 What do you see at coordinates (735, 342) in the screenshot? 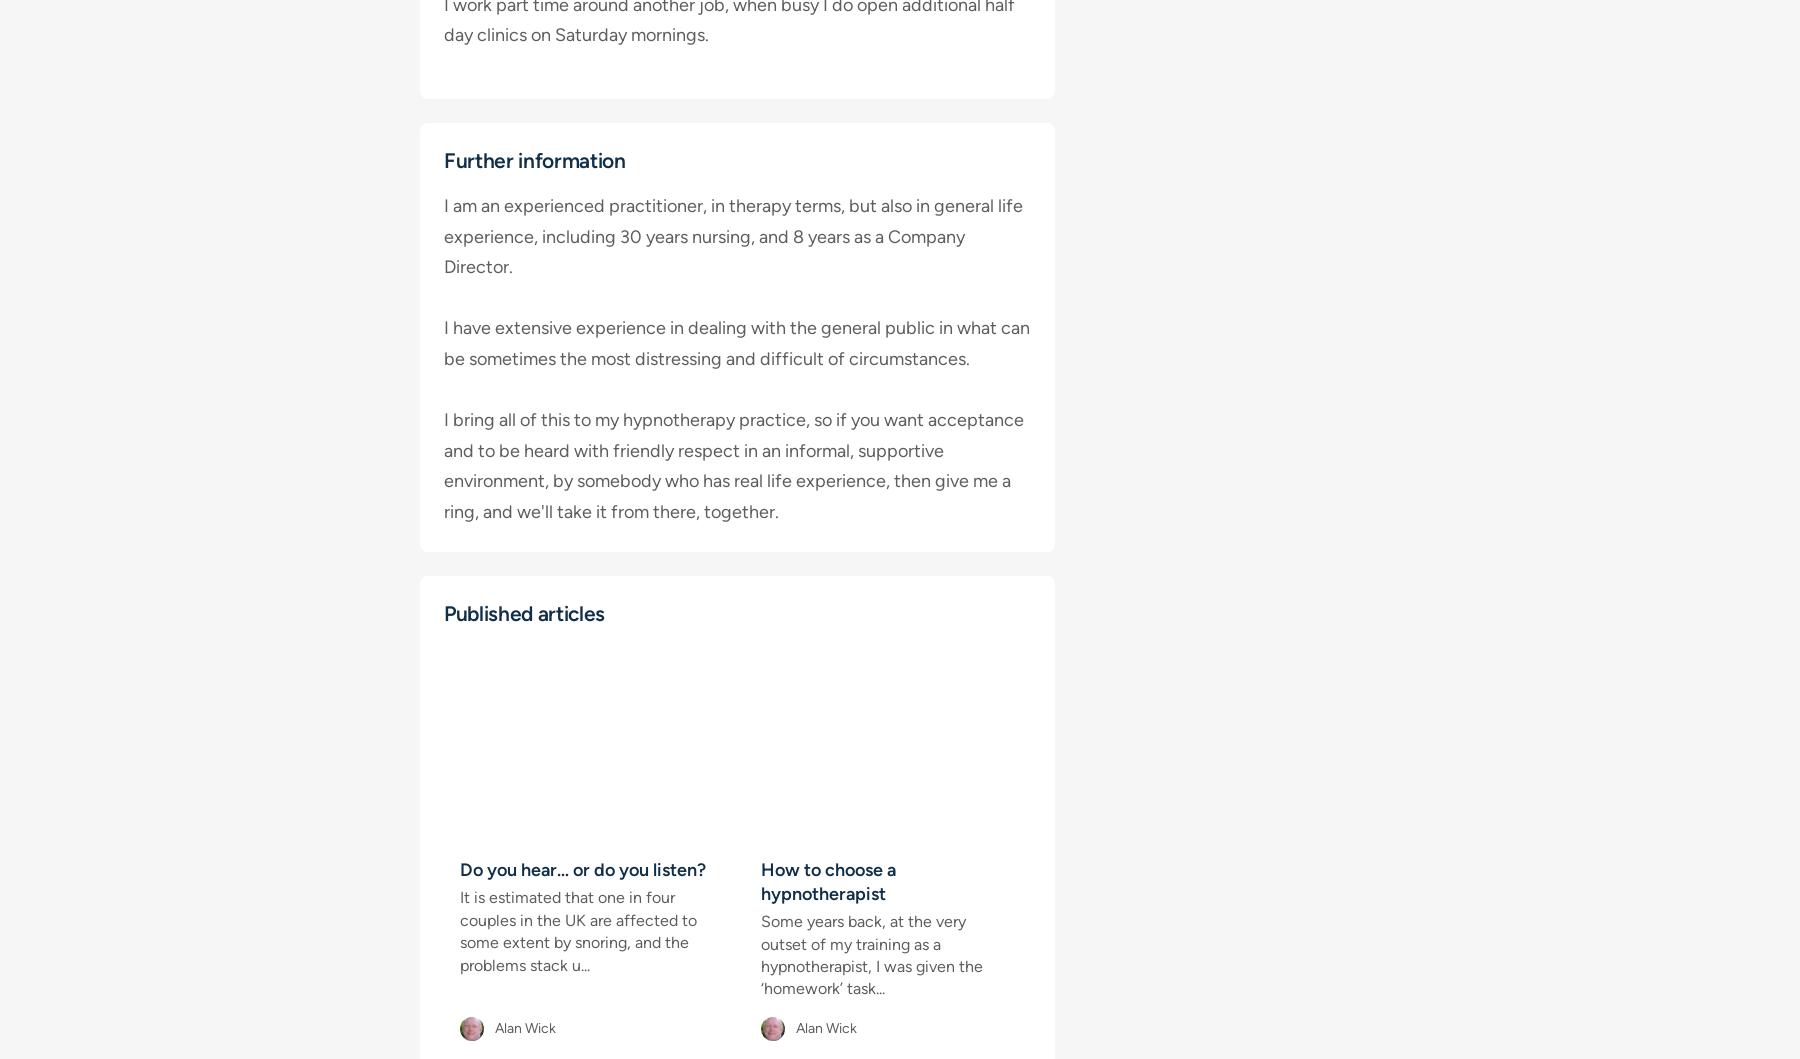
I see `'I have extensive experience in dealing with the general public in what can be sometimes the most distressing and difficult of circumstances.'` at bounding box center [735, 342].